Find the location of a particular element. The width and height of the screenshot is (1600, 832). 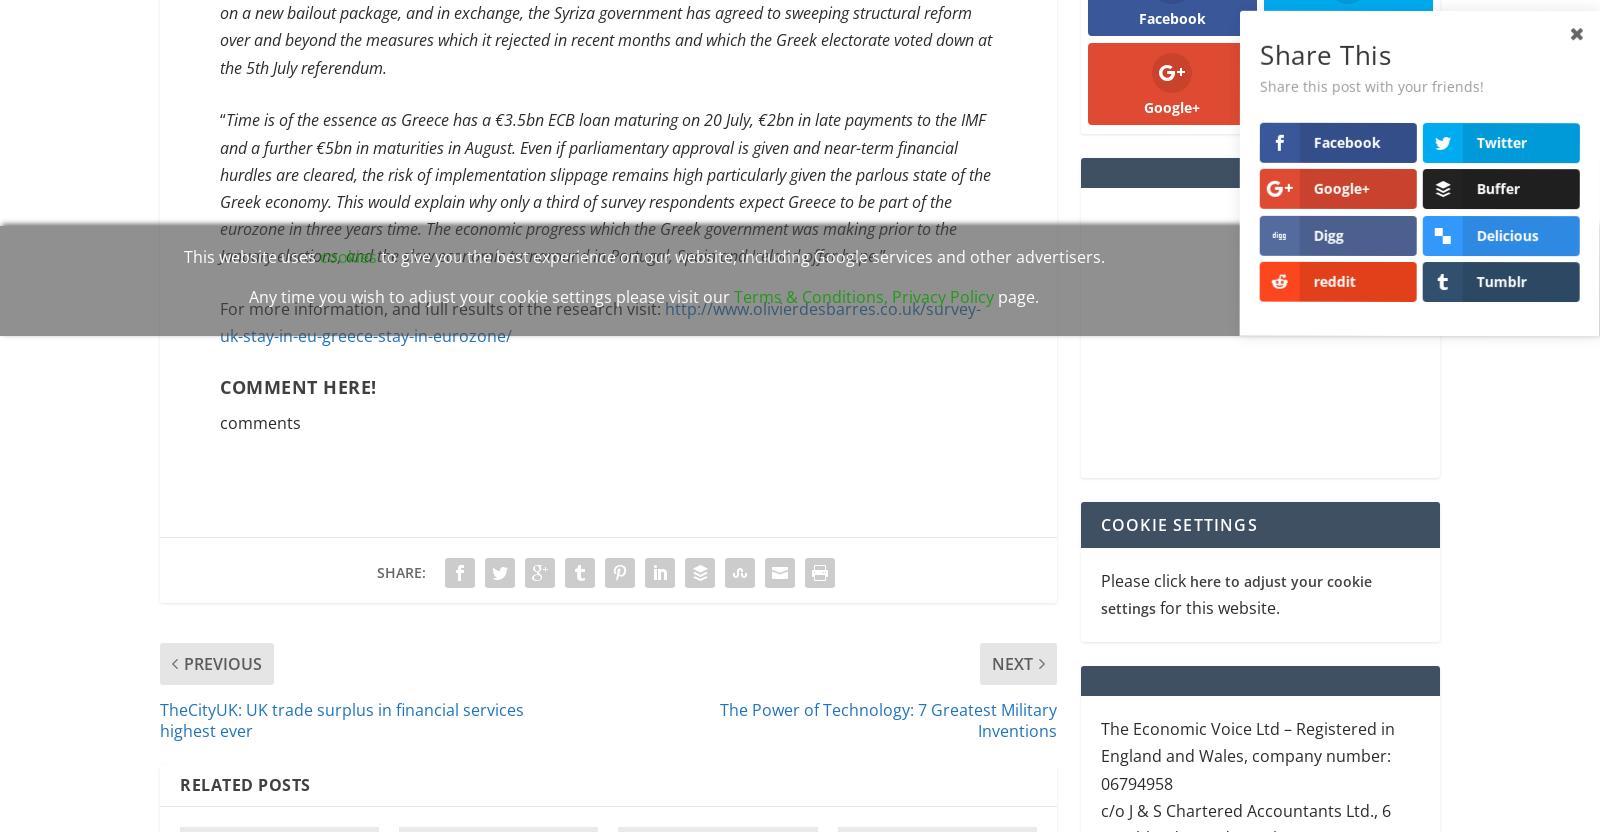

'Related Posts' is located at coordinates (244, 786).